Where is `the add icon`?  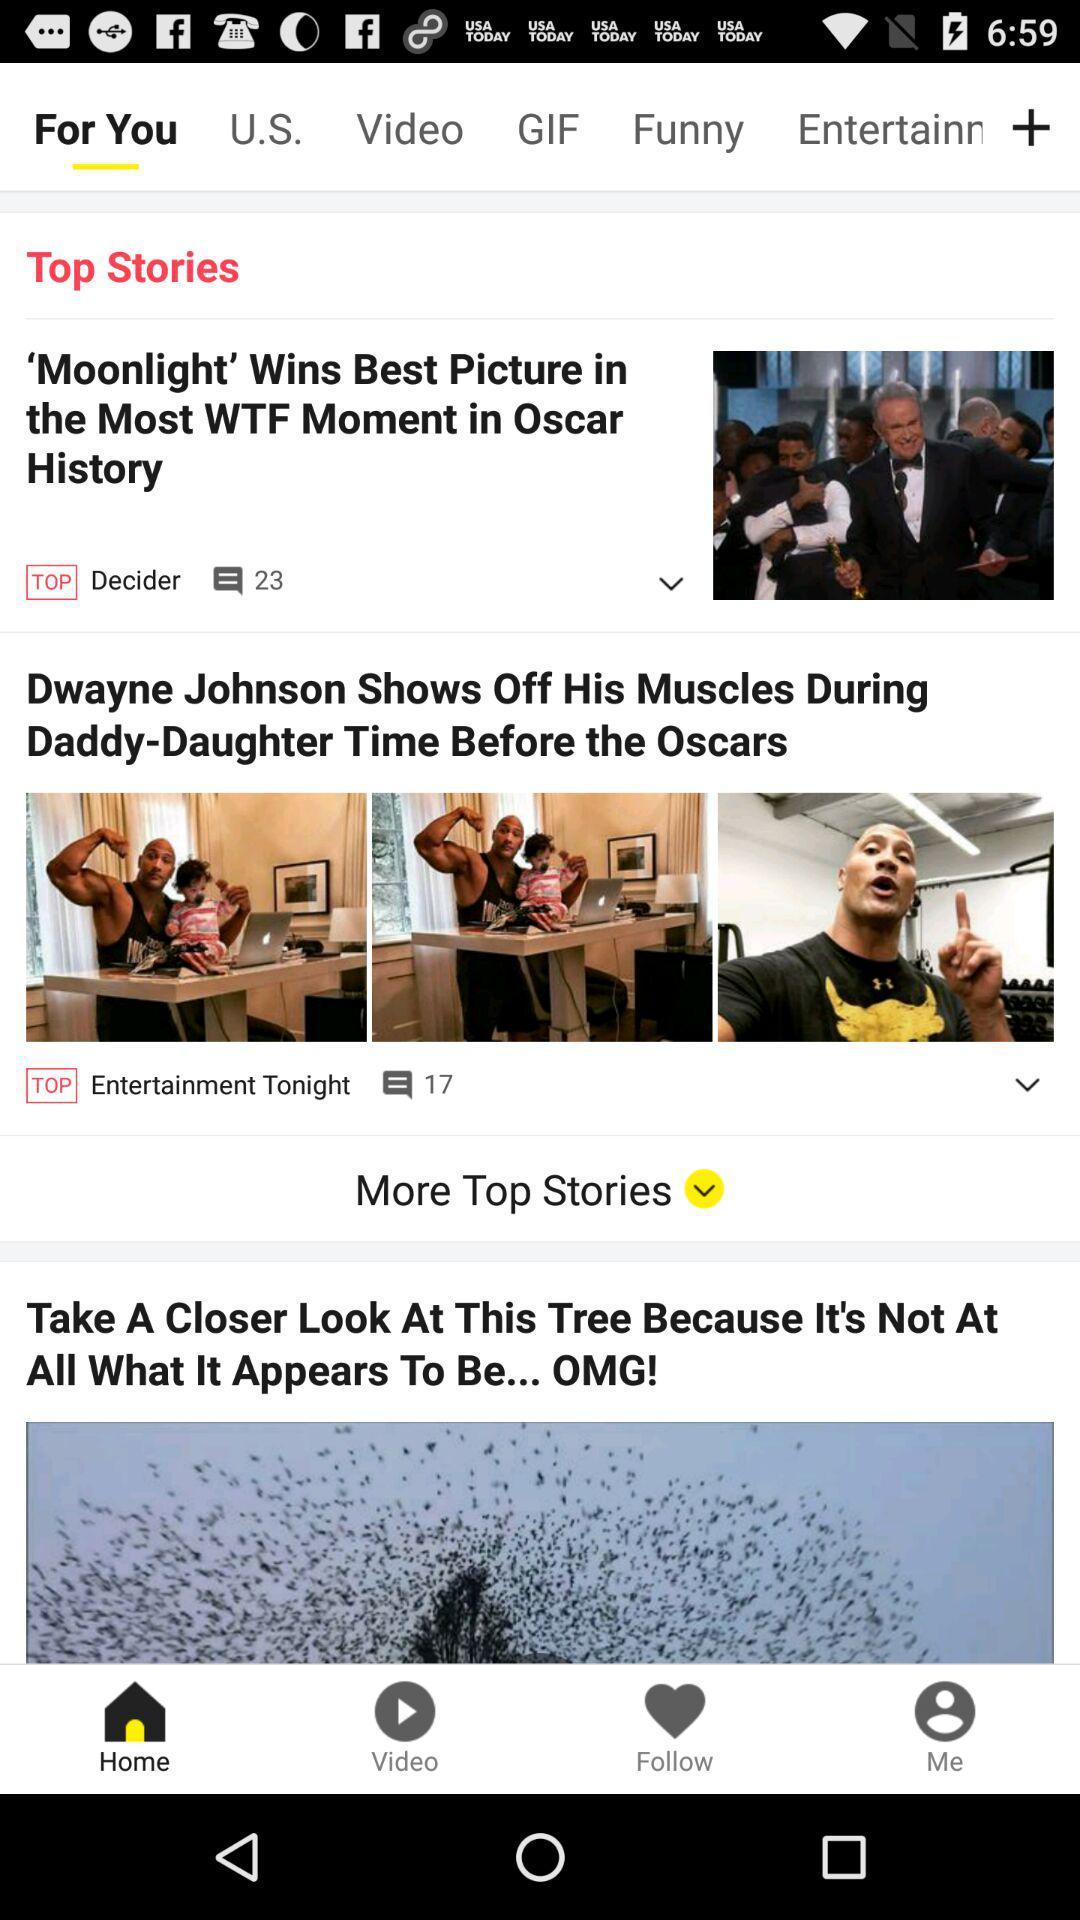
the add icon is located at coordinates (1035, 135).